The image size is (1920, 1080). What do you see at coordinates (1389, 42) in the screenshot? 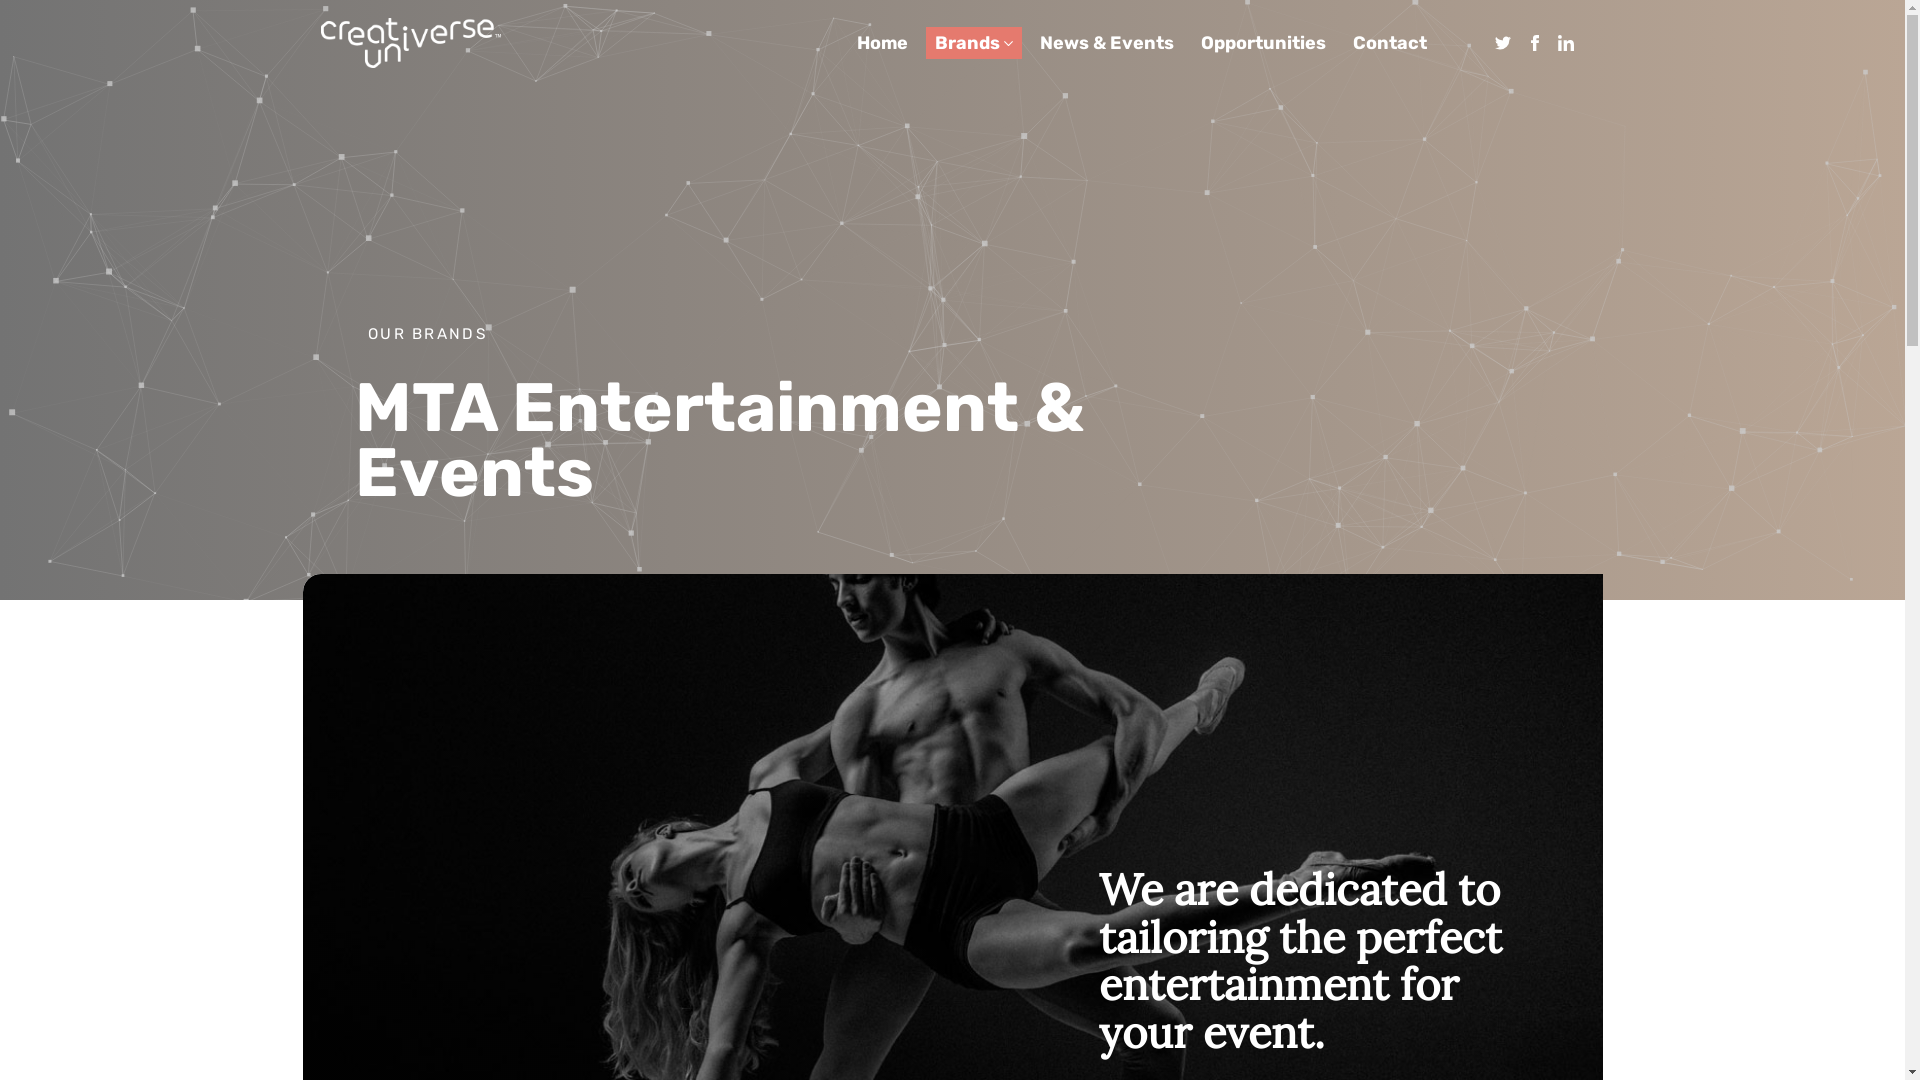
I see `'Contact'` at bounding box center [1389, 42].